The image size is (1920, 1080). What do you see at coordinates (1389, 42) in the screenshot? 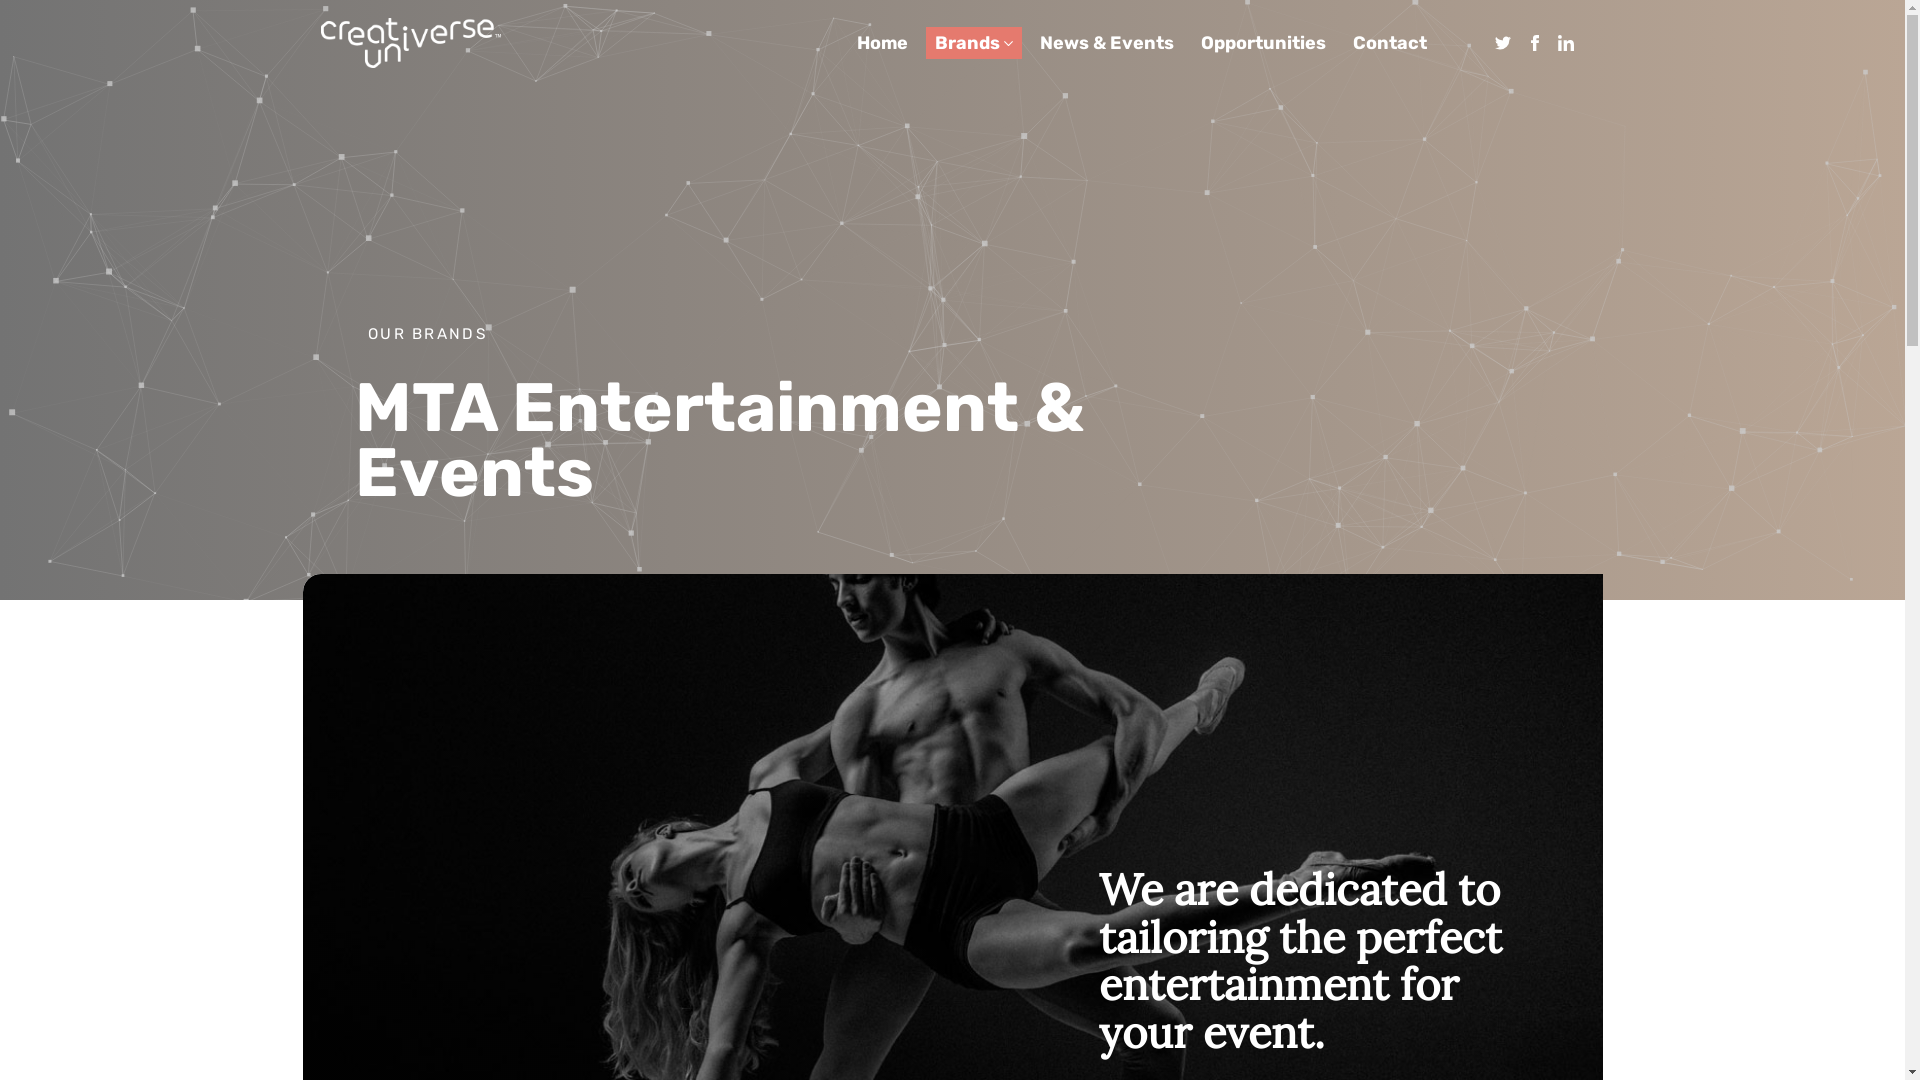
I see `'Contact'` at bounding box center [1389, 42].